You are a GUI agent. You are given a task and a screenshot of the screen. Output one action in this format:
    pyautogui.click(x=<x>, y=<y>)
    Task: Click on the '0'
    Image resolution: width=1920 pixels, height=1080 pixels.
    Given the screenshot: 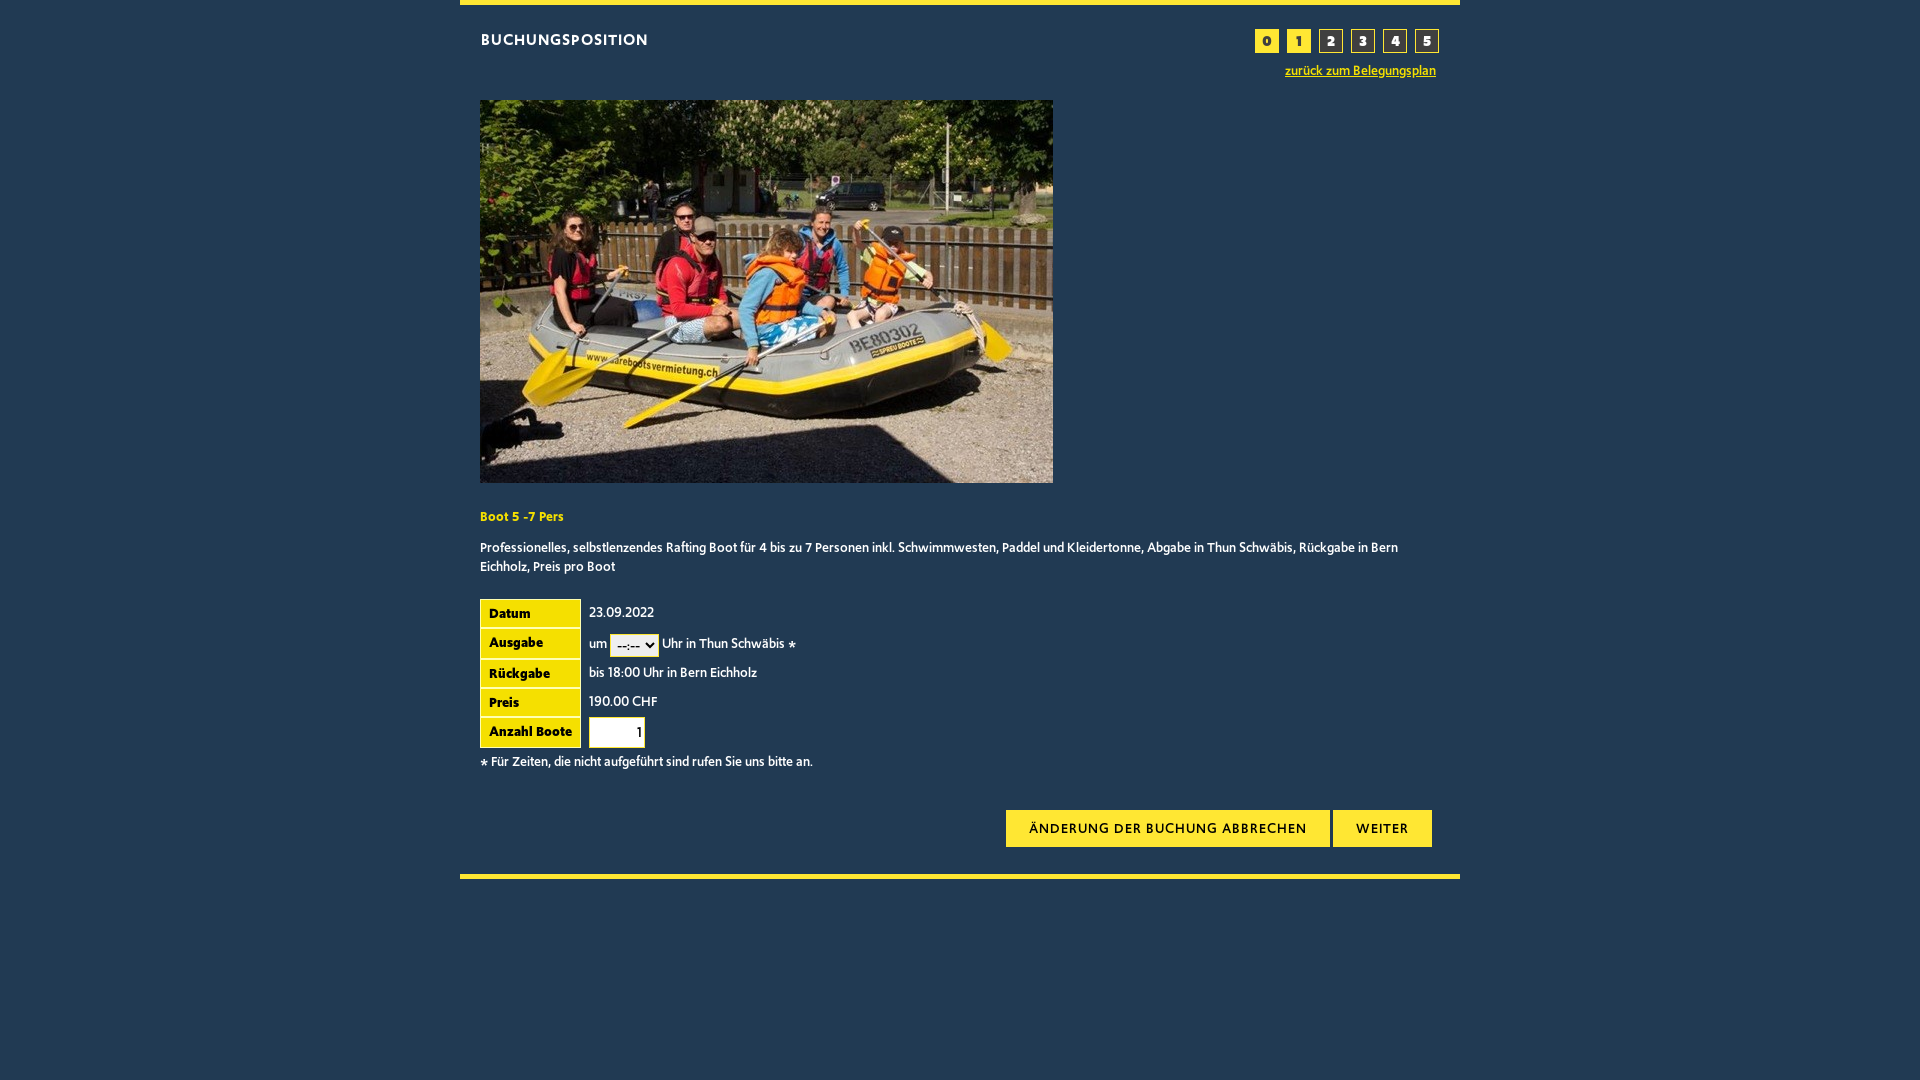 What is the action you would take?
    pyautogui.click(x=1266, y=41)
    